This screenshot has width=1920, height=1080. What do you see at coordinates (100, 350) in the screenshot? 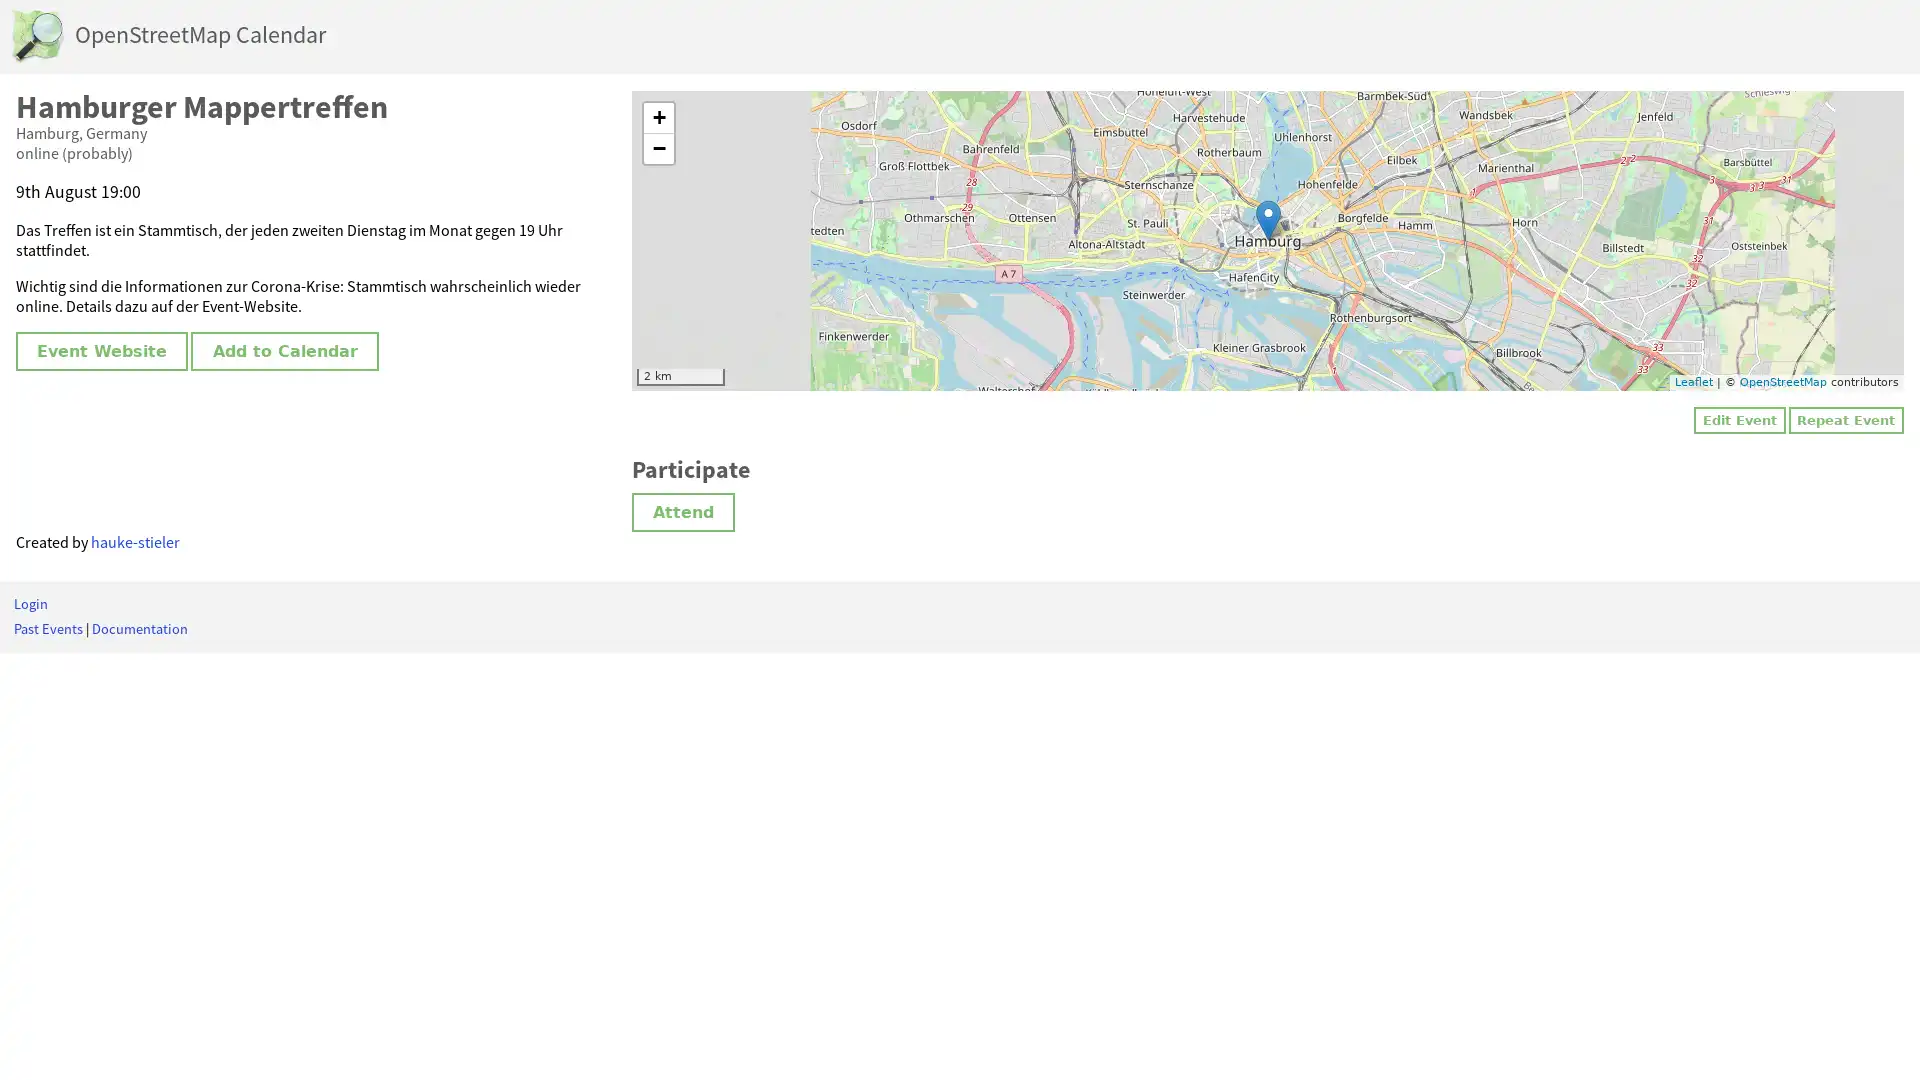
I see `Event Website` at bounding box center [100, 350].